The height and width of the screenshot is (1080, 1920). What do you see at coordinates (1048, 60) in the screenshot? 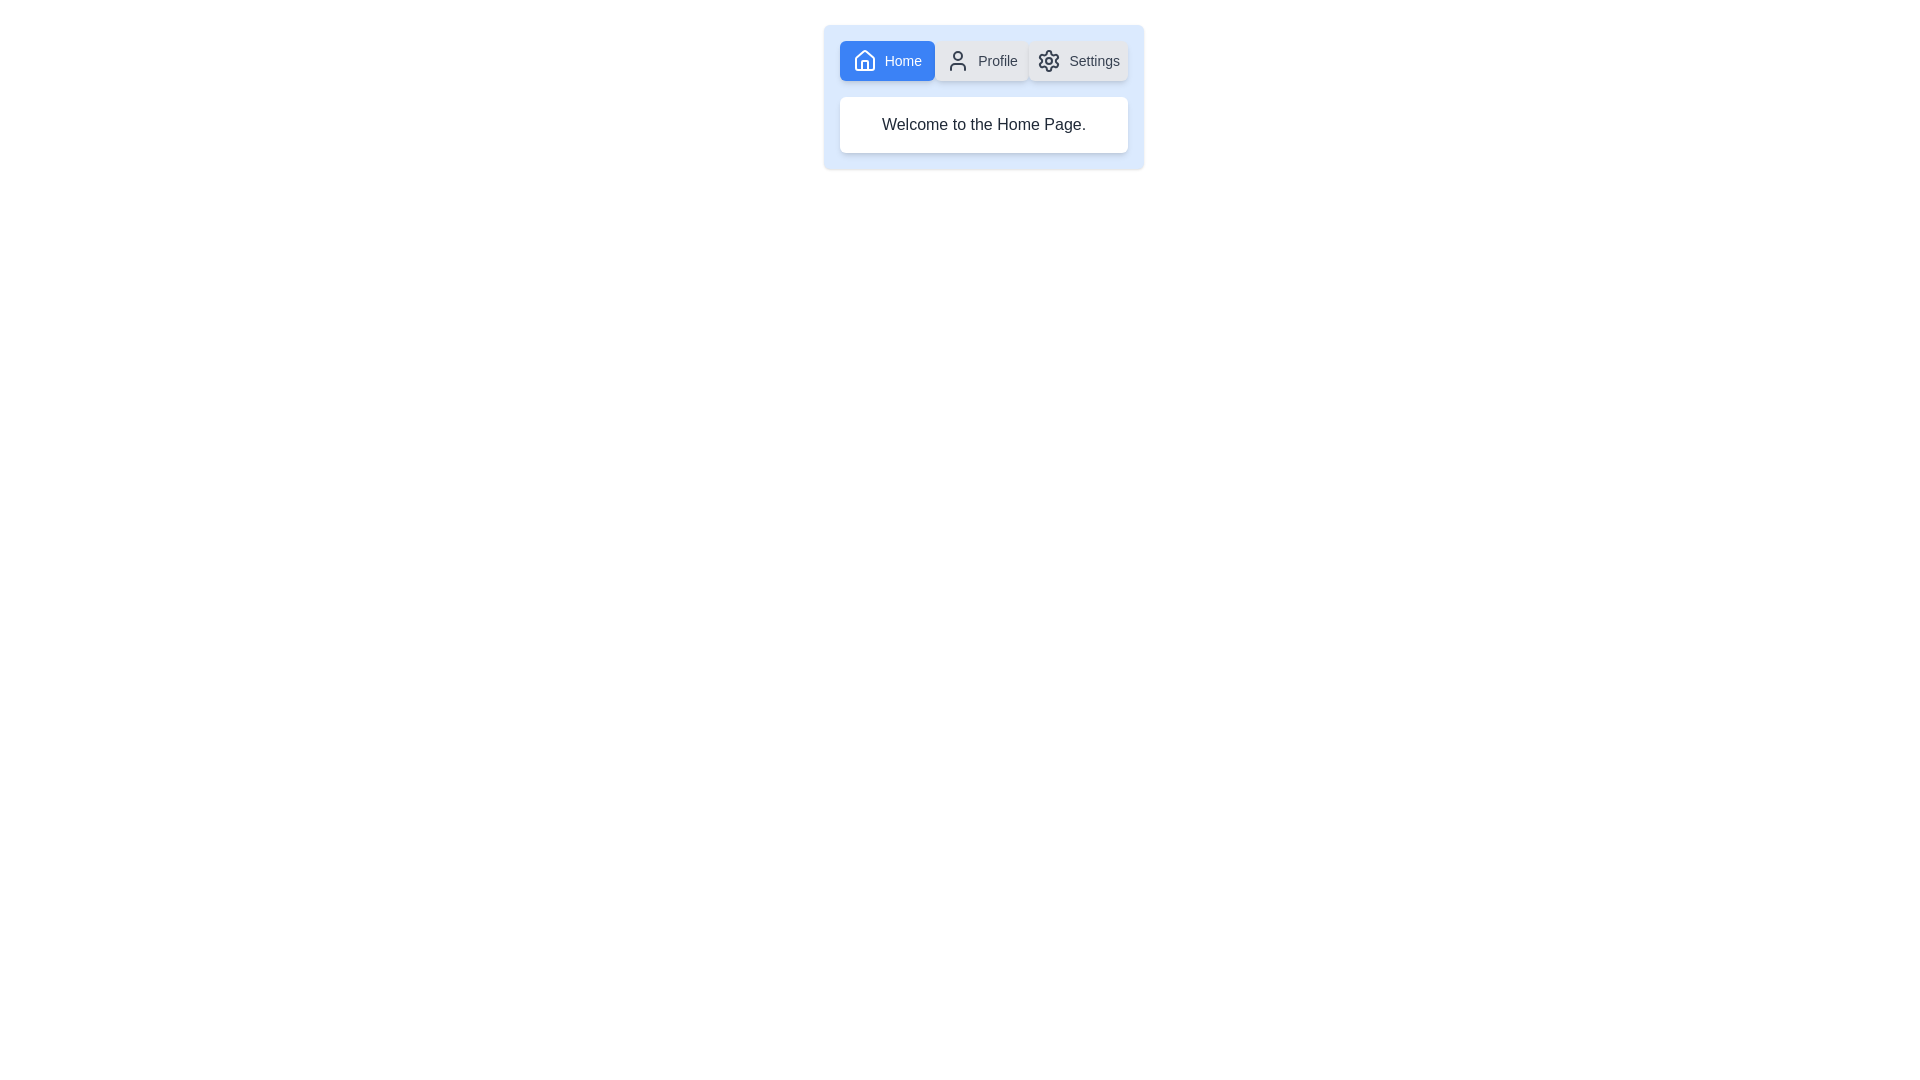
I see `the settings icon located within the 'Settings' button, positioned to the left of the text 'Settings'` at bounding box center [1048, 60].